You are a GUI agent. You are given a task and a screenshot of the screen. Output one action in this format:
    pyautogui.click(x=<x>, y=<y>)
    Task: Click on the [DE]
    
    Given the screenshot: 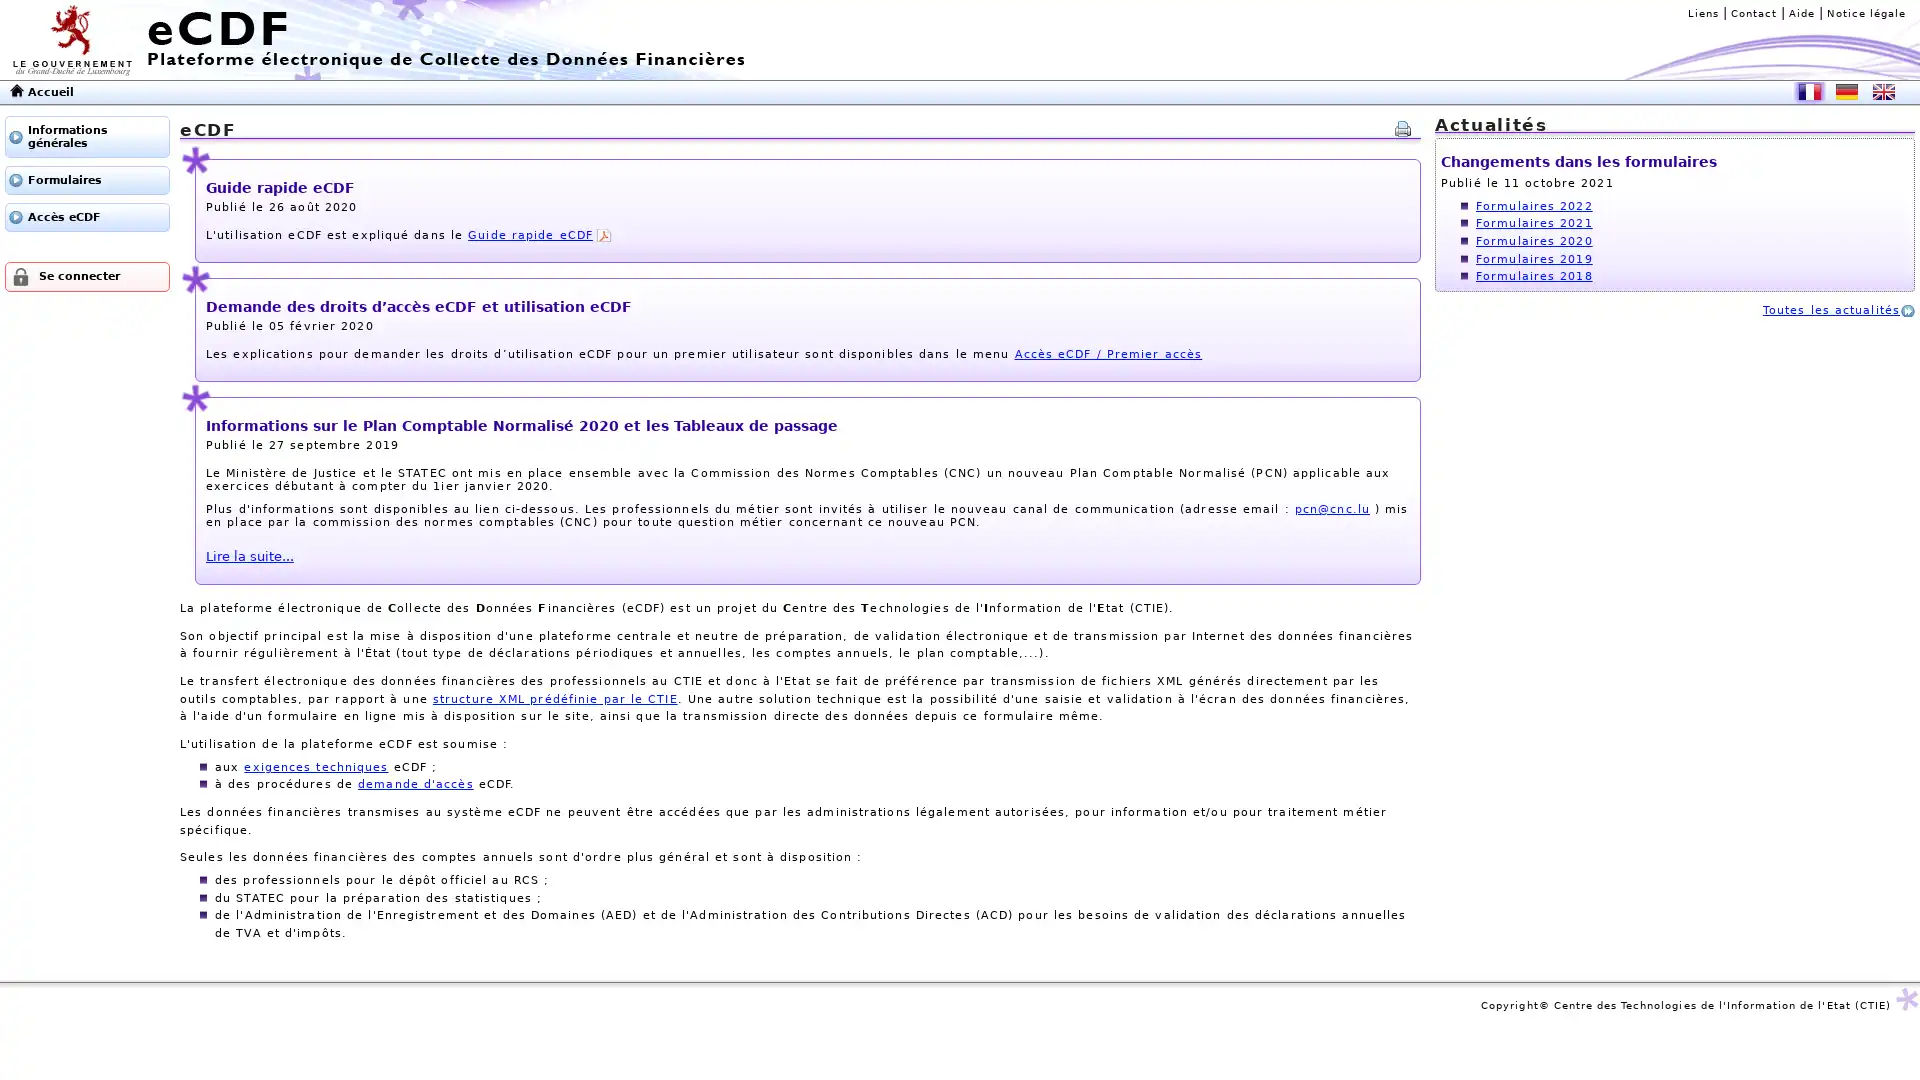 What is the action you would take?
    pyautogui.click(x=1846, y=92)
    